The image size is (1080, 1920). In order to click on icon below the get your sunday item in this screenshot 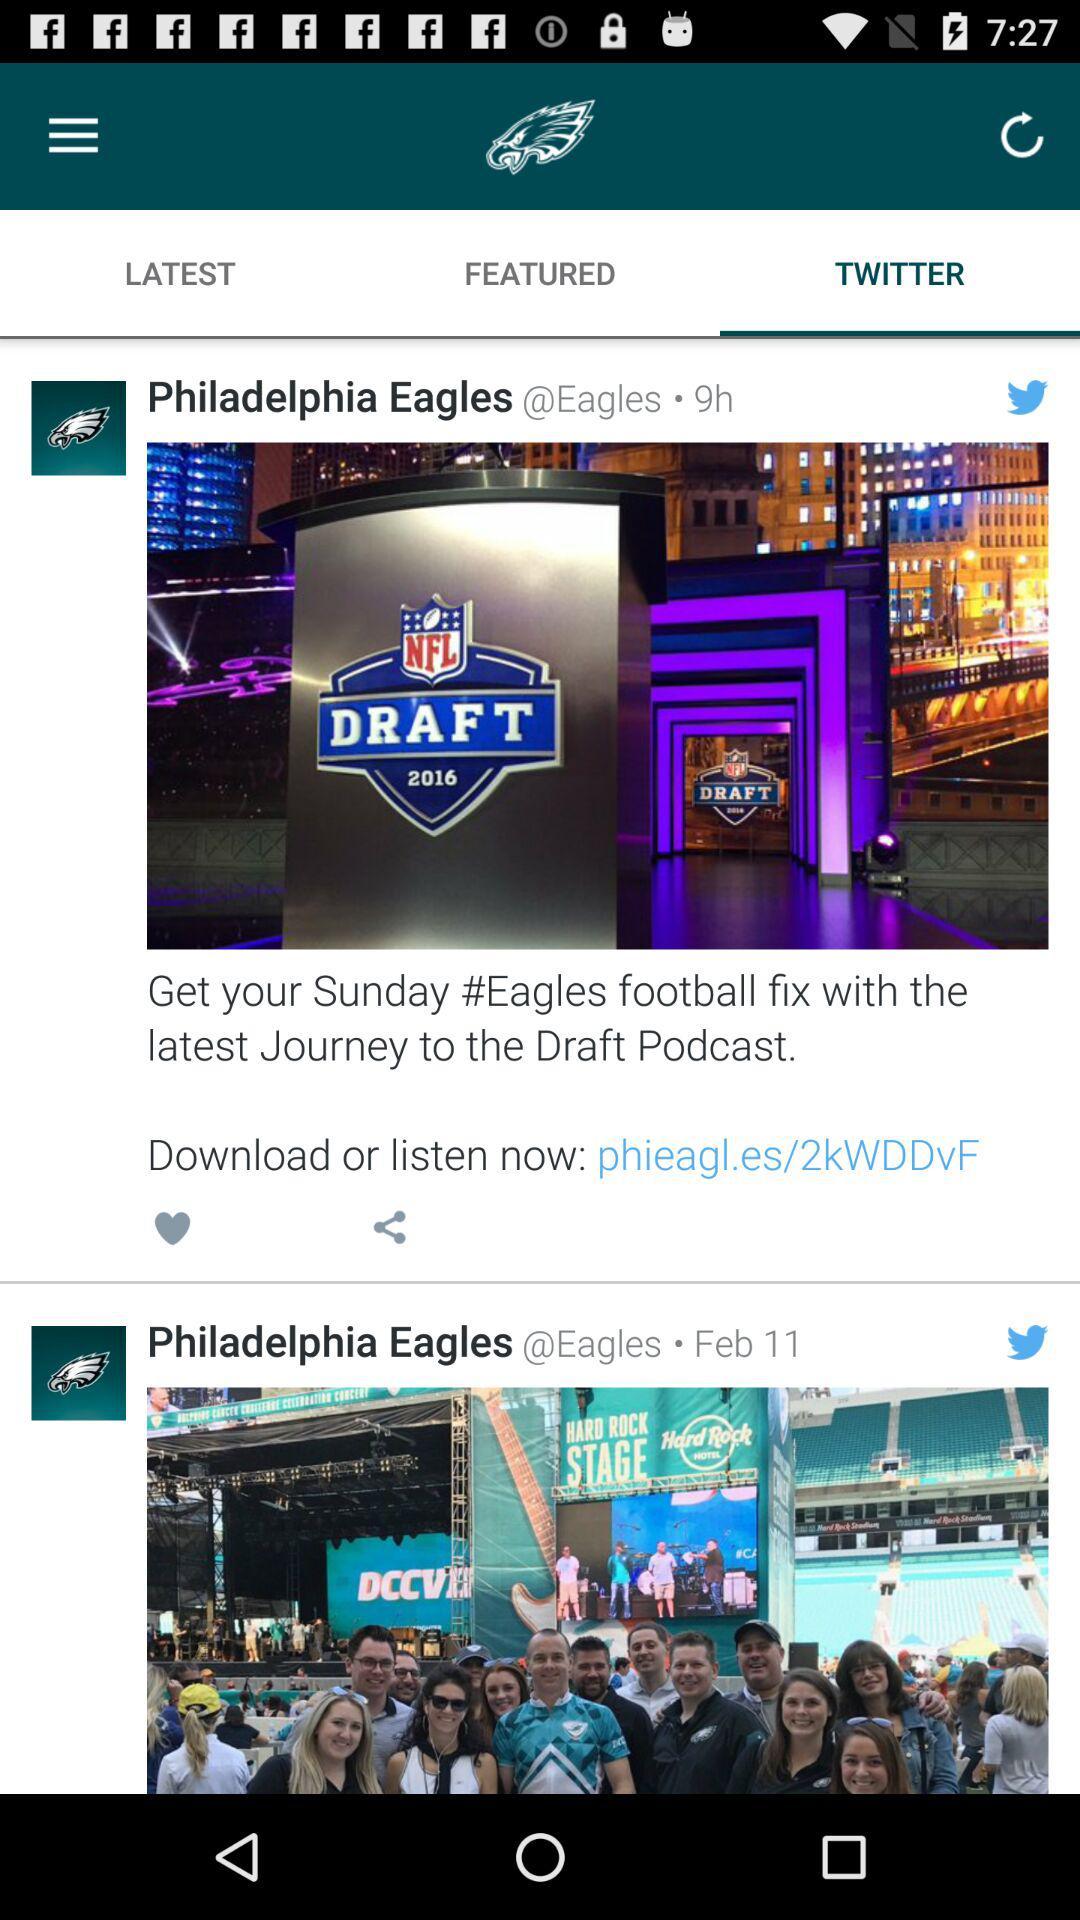, I will do `click(389, 1230)`.